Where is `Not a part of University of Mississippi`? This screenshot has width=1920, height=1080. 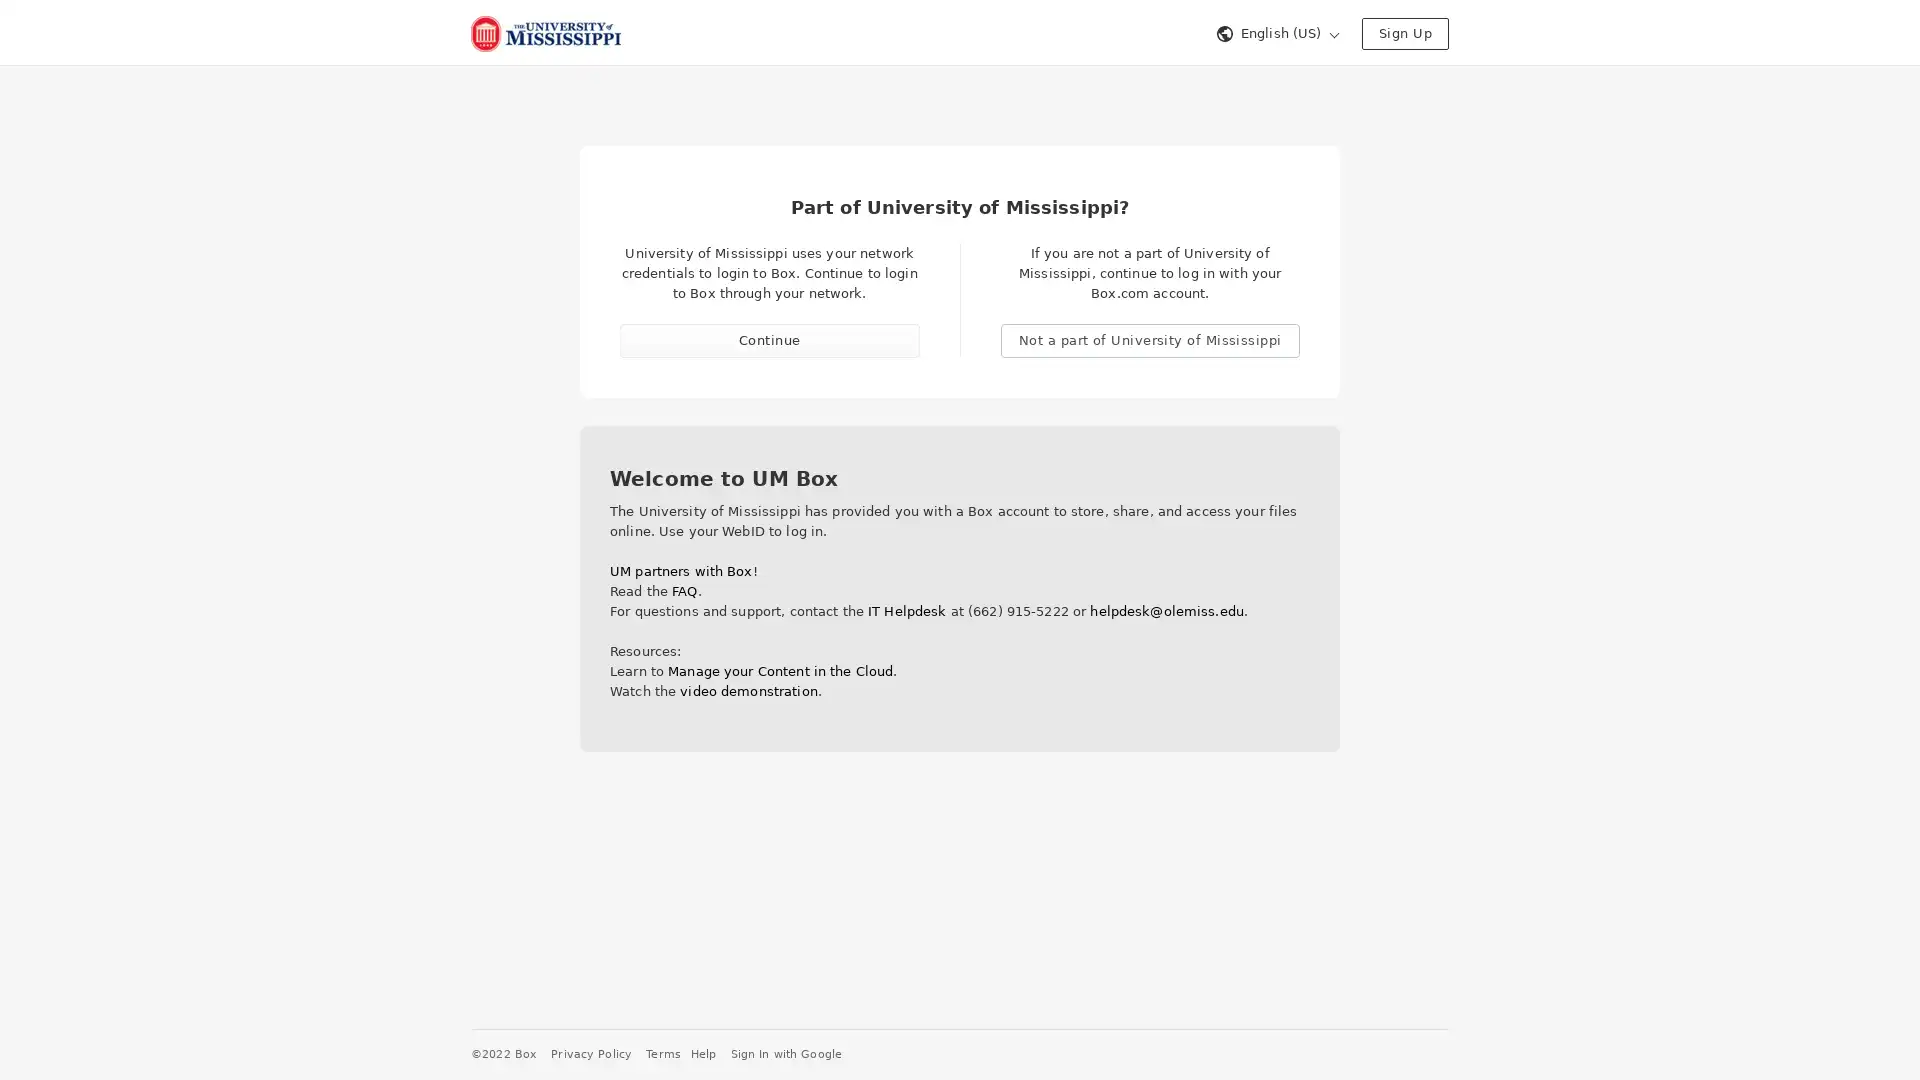 Not a part of University of Mississippi is located at coordinates (1150, 339).